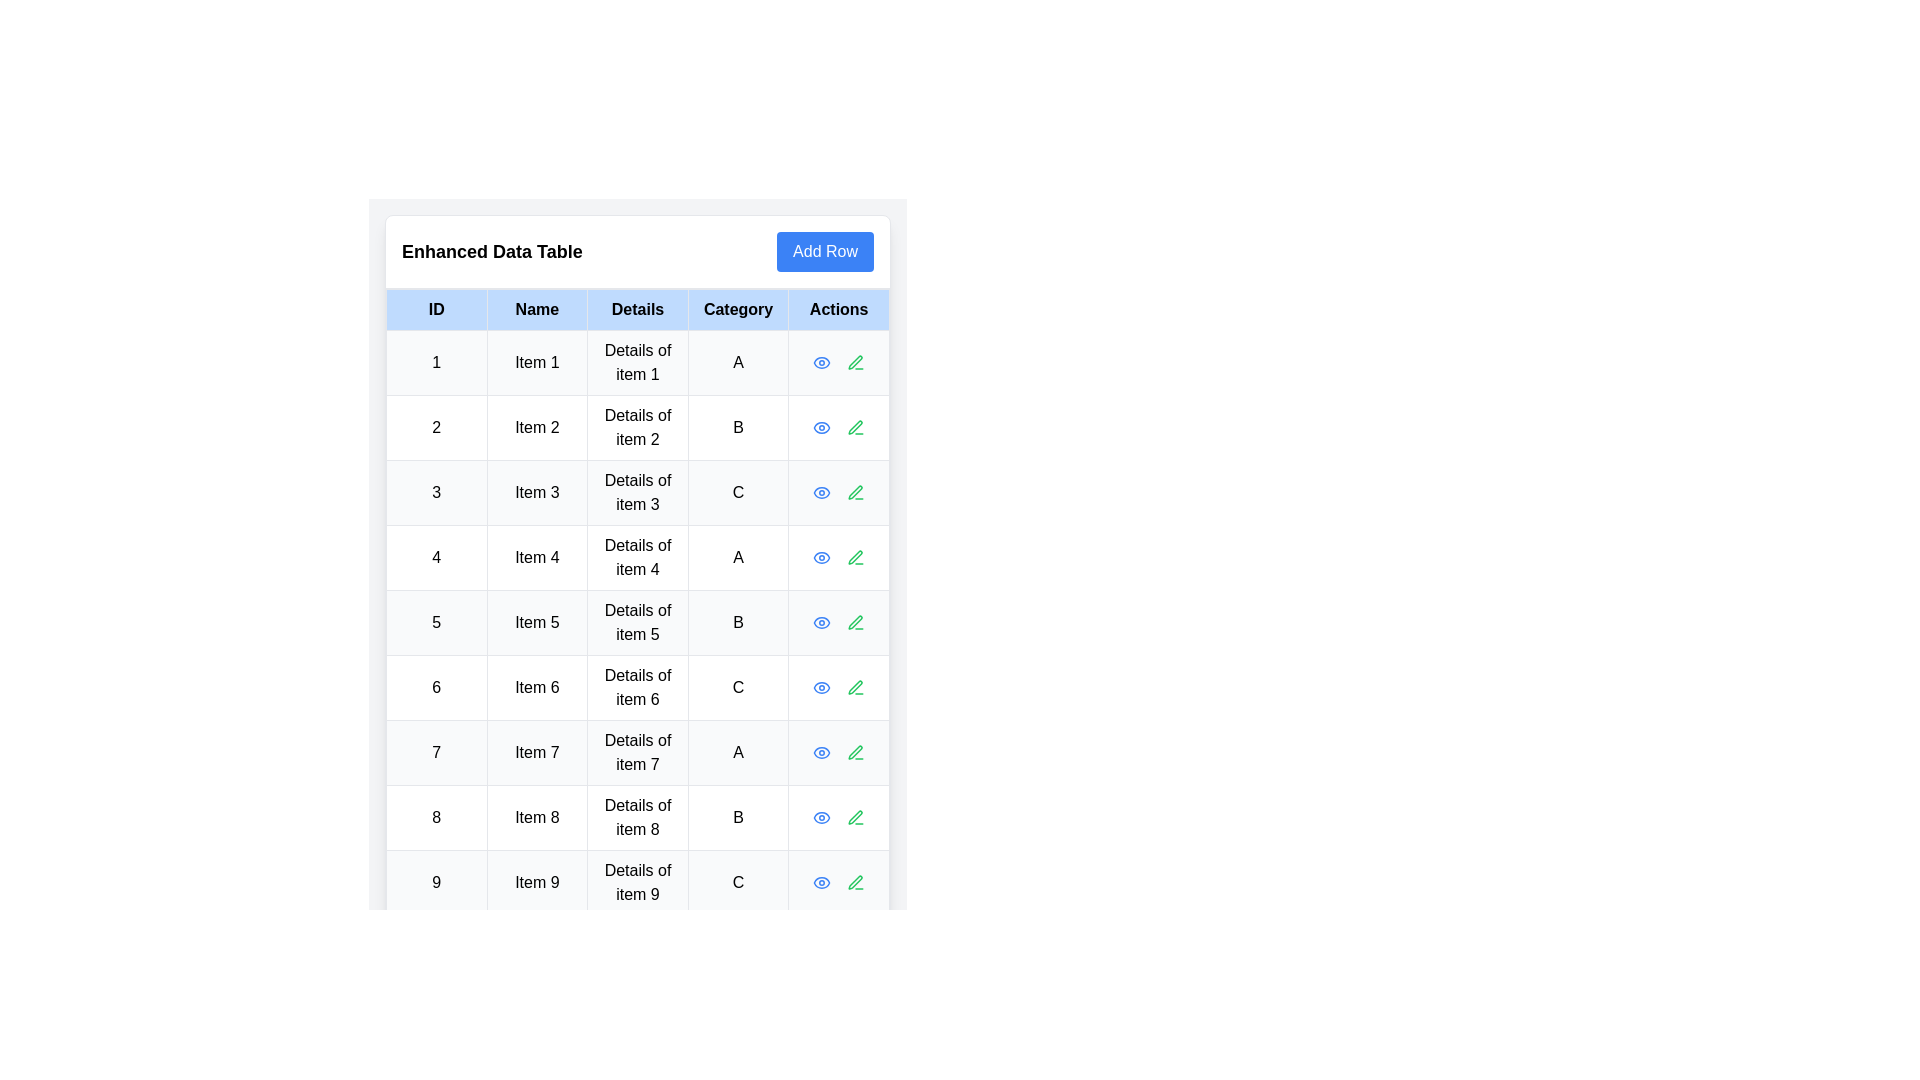  Describe the element at coordinates (822, 427) in the screenshot. I see `the view icon button located in the 'Actions' column of the second row in the table` at that location.